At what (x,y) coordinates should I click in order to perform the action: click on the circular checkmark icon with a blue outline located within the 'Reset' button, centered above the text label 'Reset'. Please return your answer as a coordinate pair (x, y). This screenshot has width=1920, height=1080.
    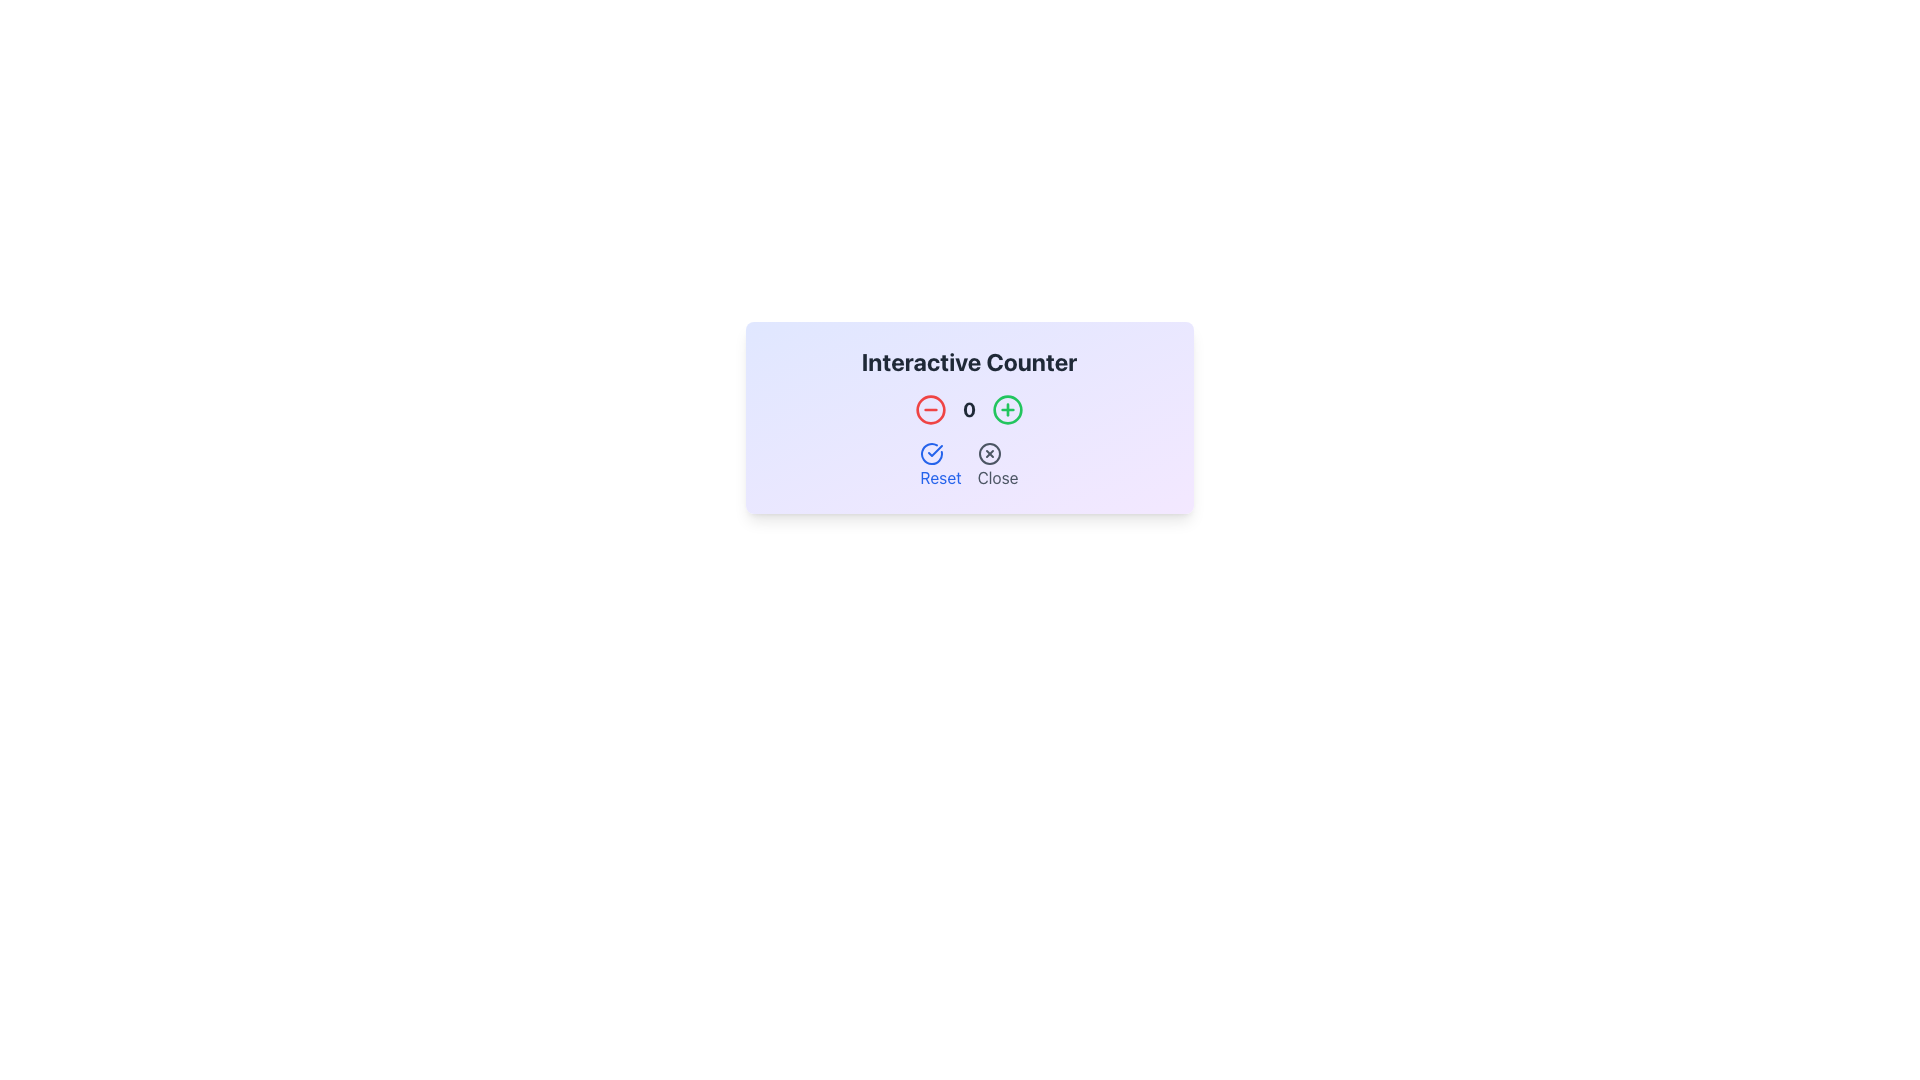
    Looking at the image, I should click on (931, 454).